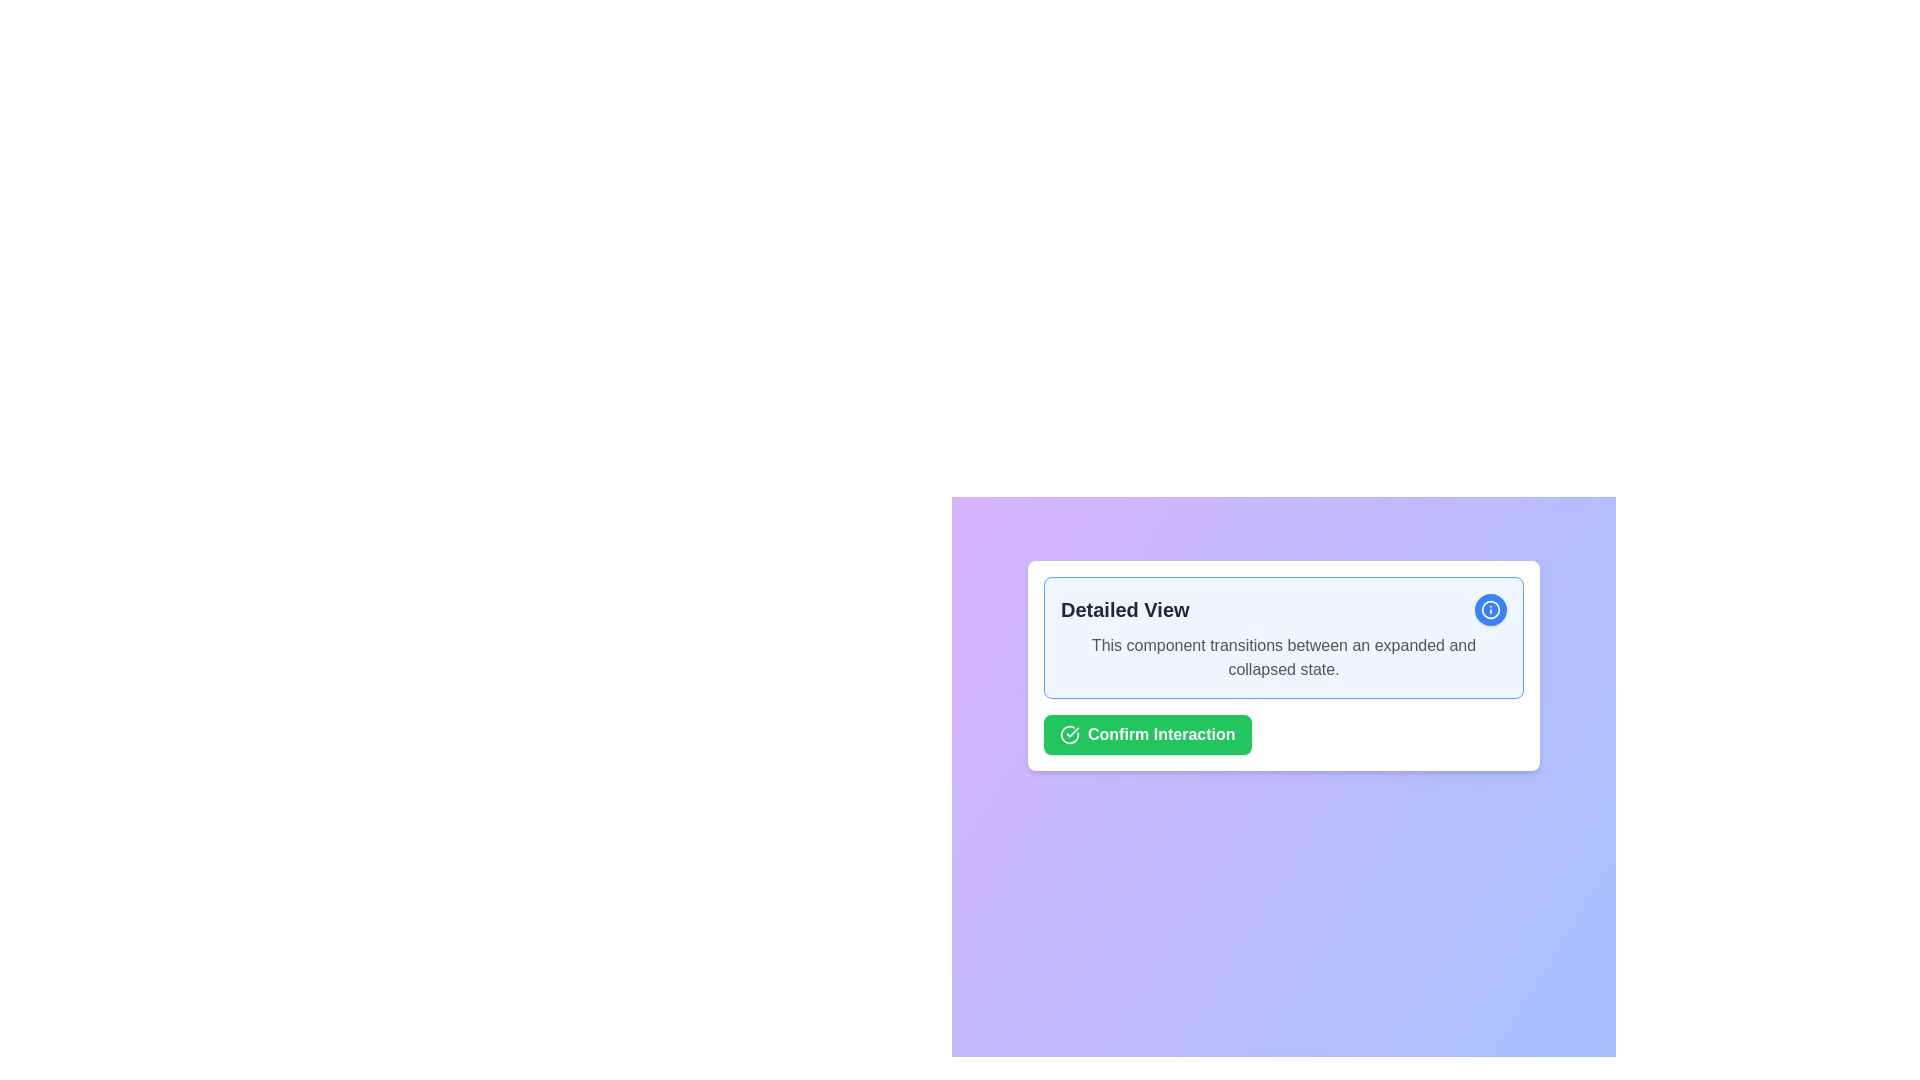  I want to click on the circular vector graphic with a checkmark inside the green button labeled 'Confirm Interaction' located at the bottom of the 'Detailed View' dialog box, so click(1069, 735).